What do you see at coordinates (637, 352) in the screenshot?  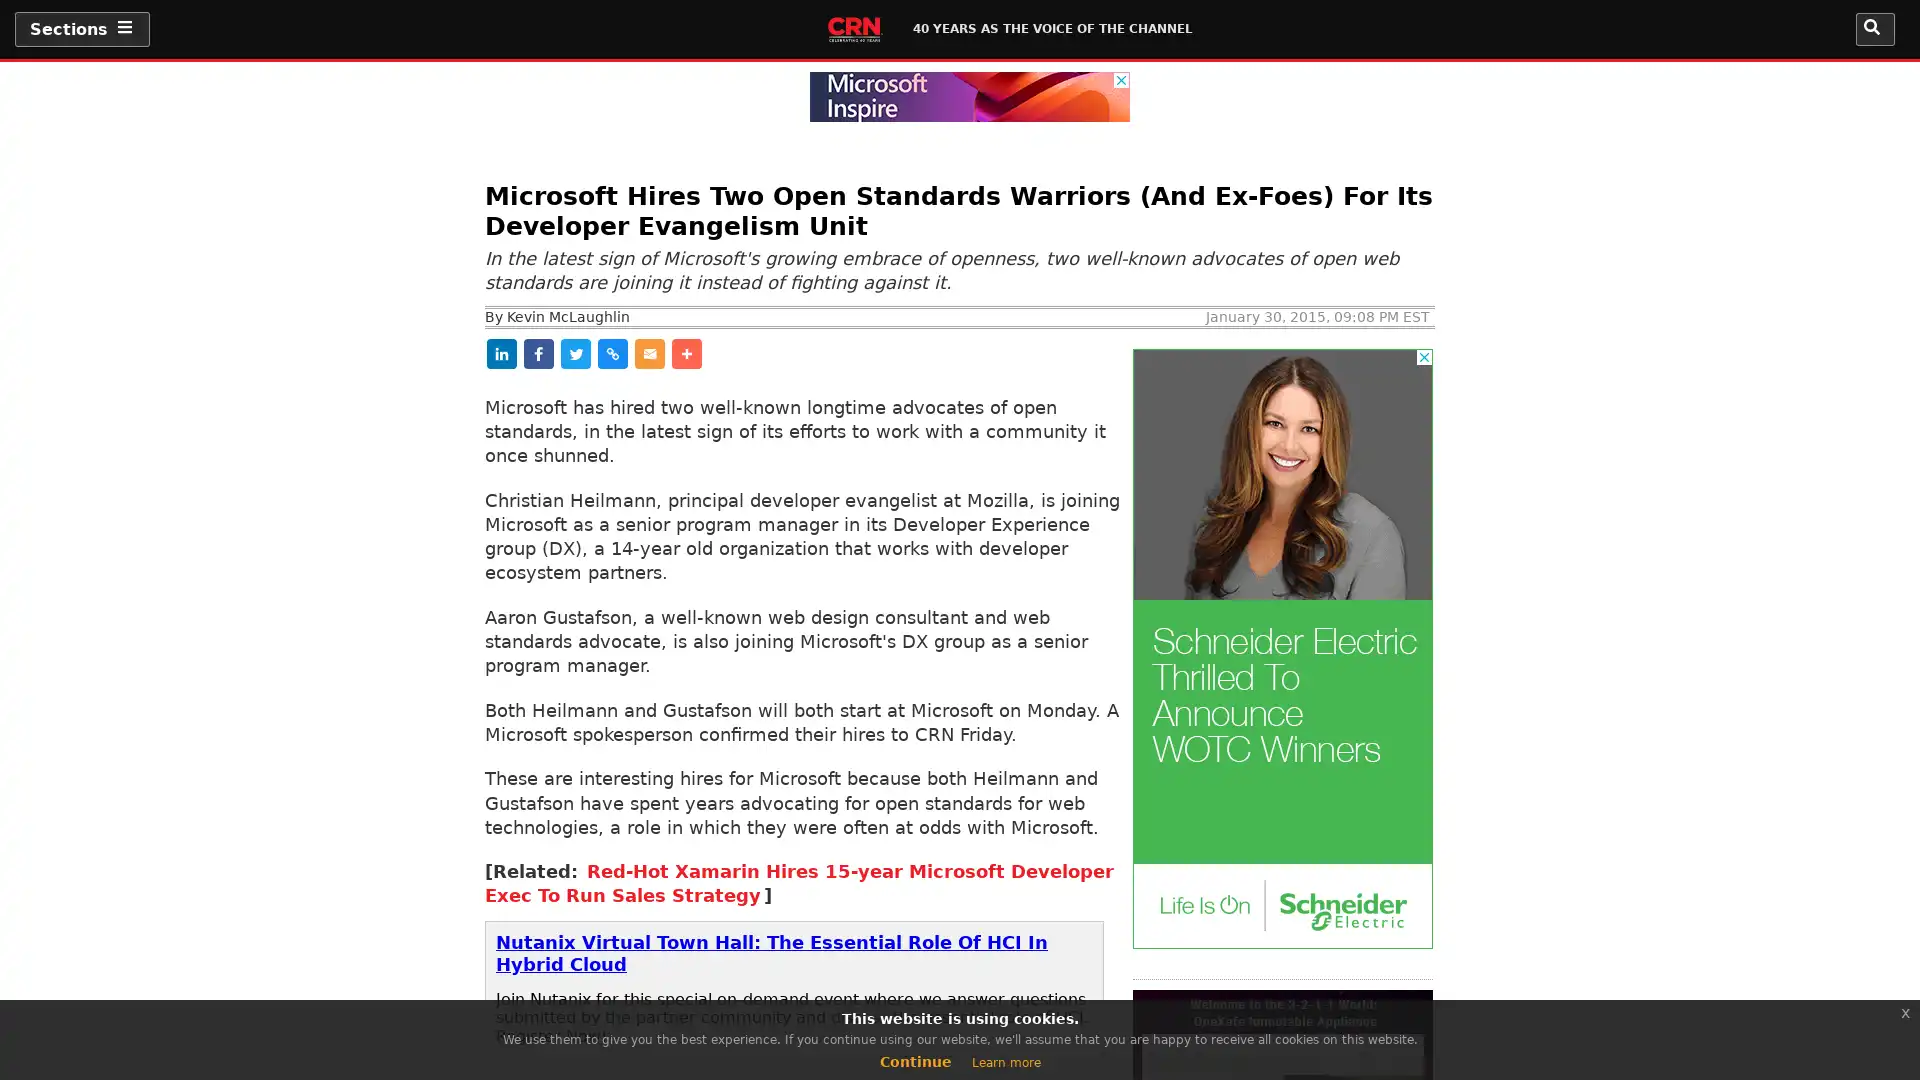 I see `Share to Facebook Facebook` at bounding box center [637, 352].